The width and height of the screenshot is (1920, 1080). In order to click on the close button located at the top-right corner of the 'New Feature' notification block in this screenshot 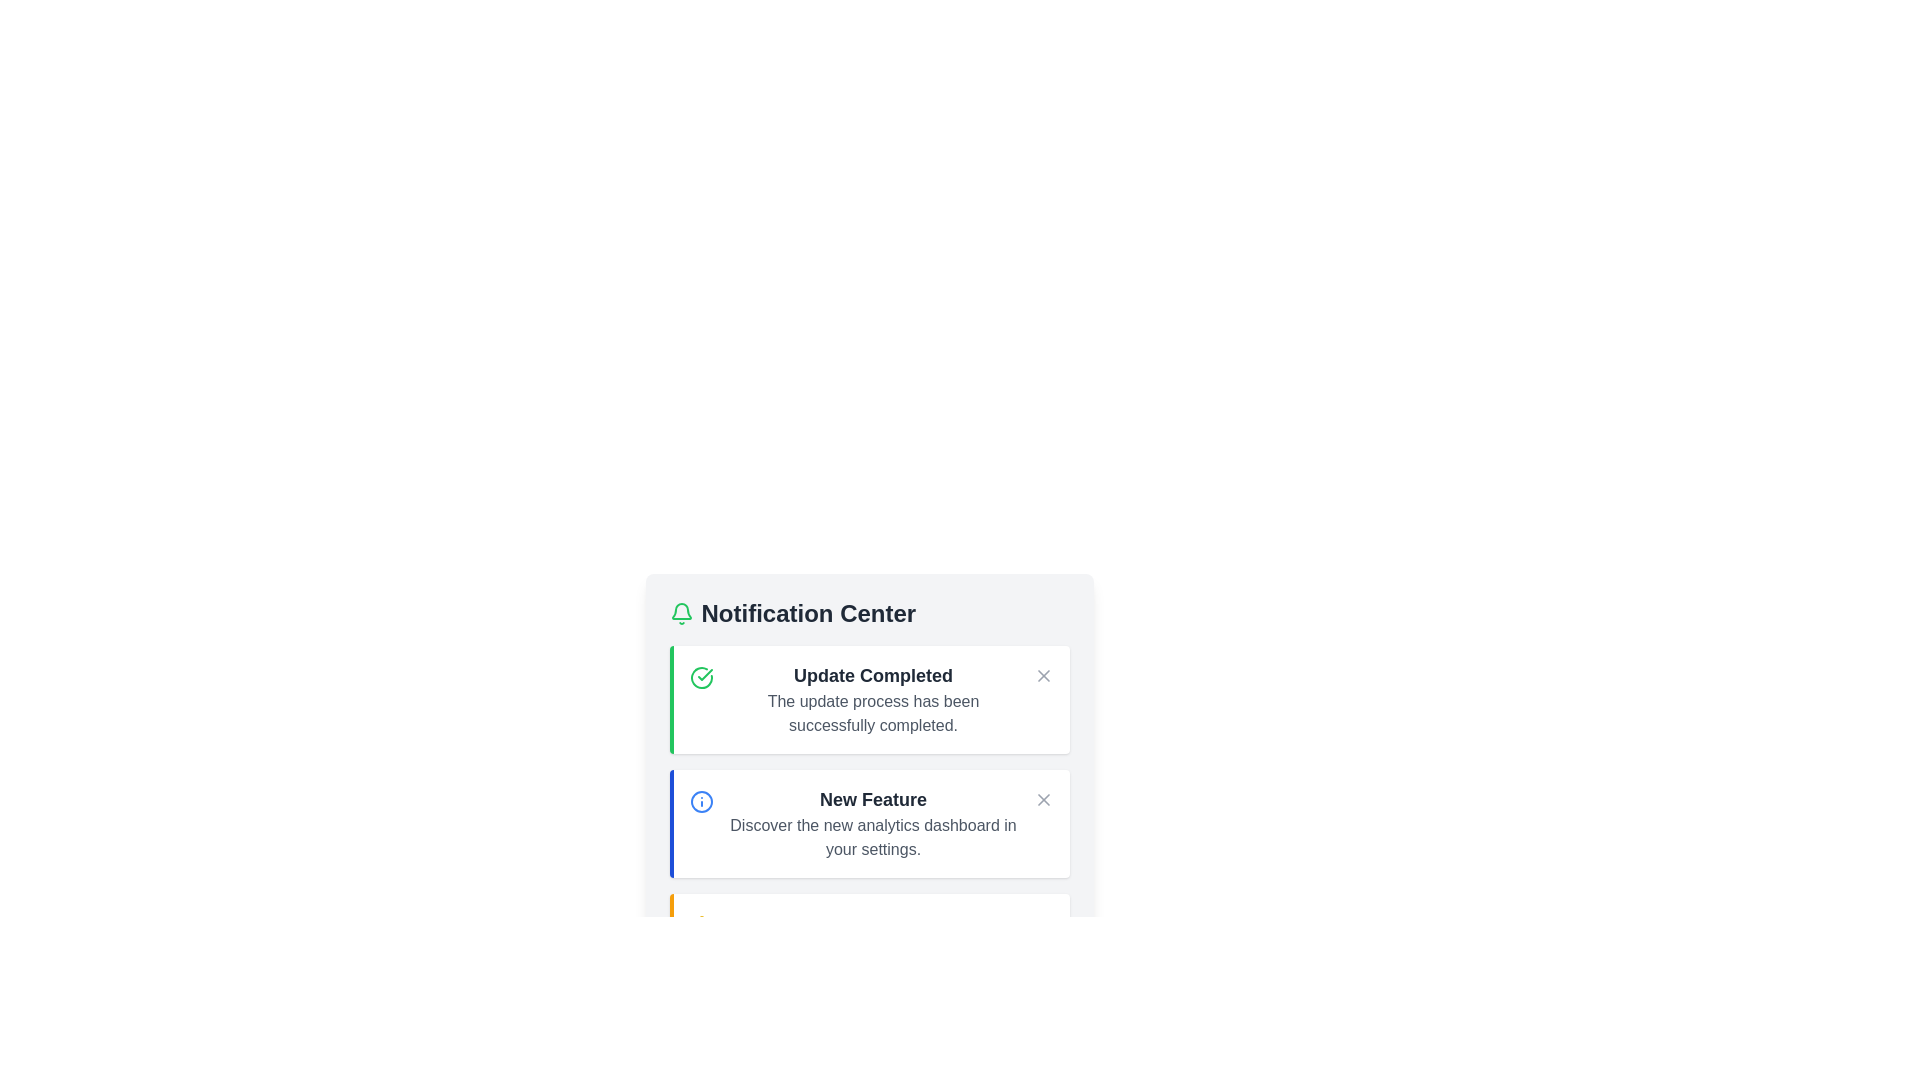, I will do `click(1042, 798)`.